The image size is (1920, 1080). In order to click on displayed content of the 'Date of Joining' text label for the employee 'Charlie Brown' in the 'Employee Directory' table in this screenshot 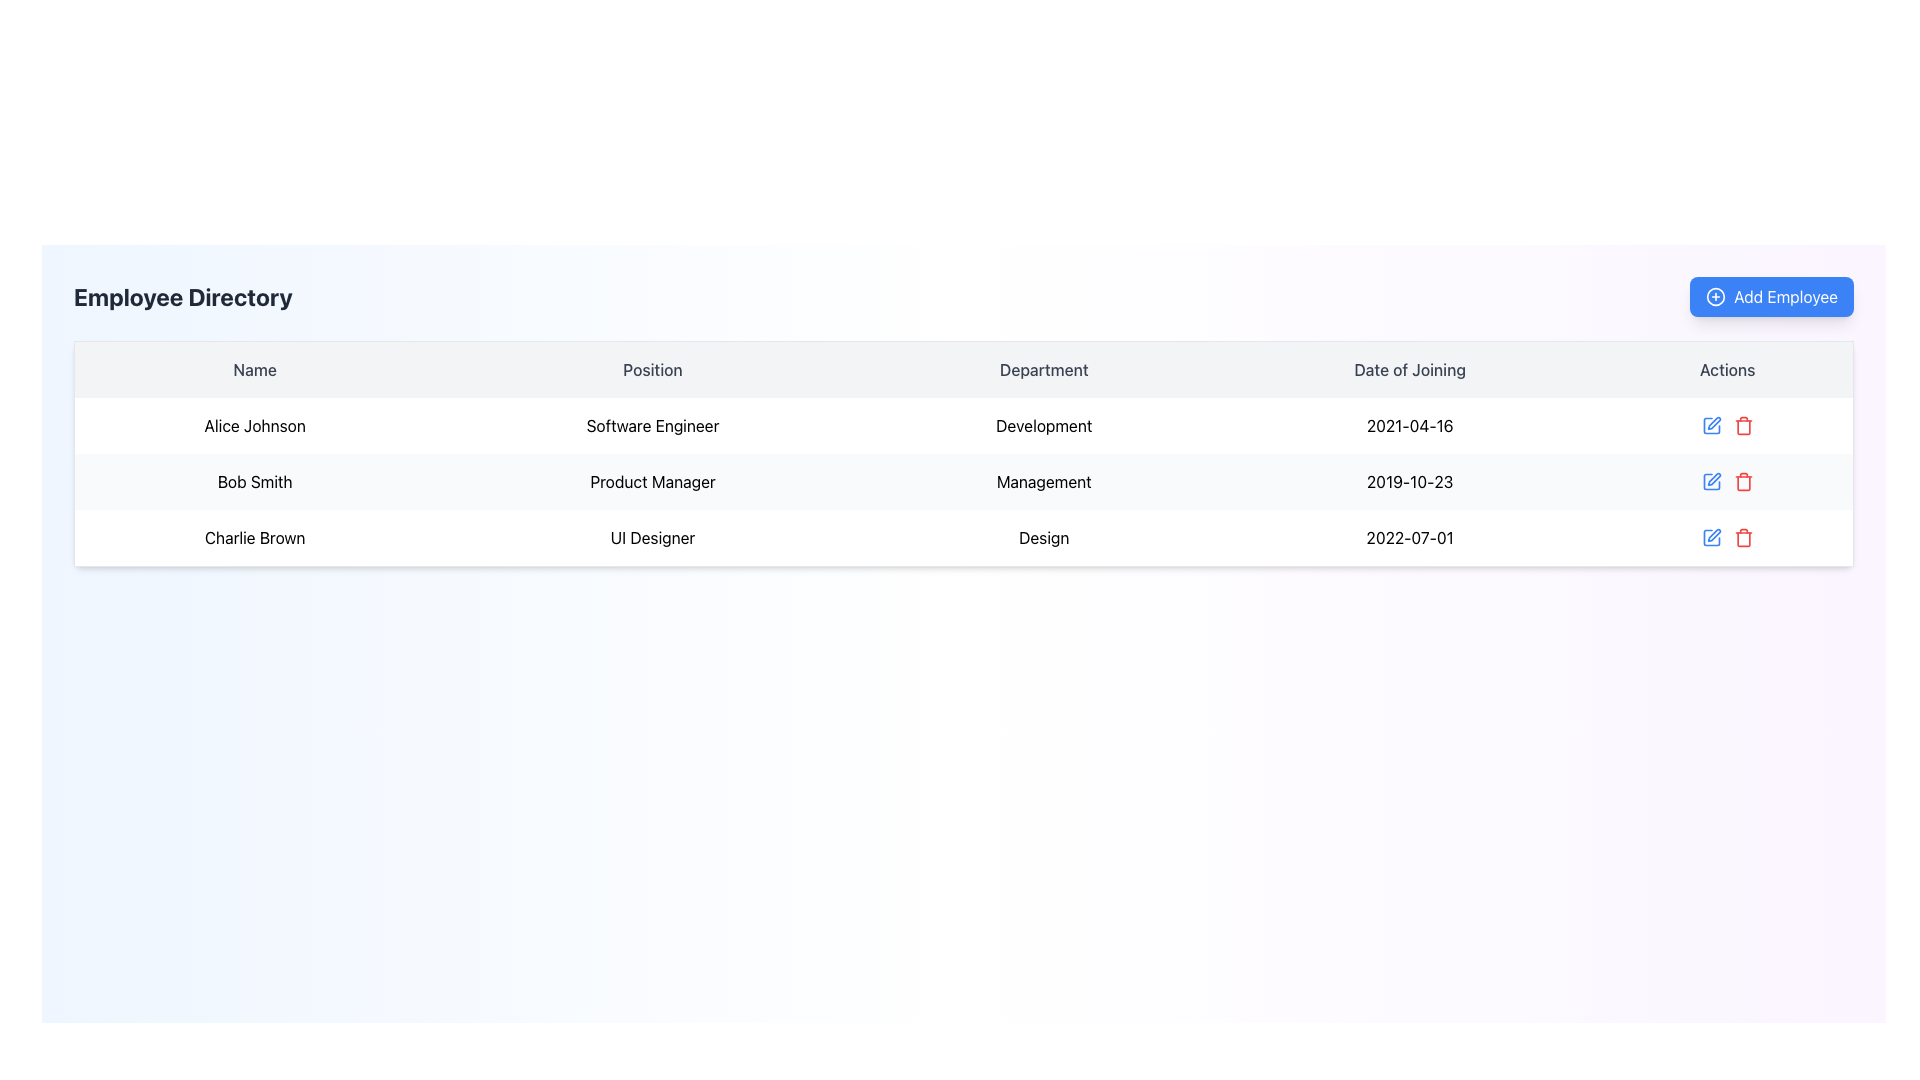, I will do `click(1409, 537)`.